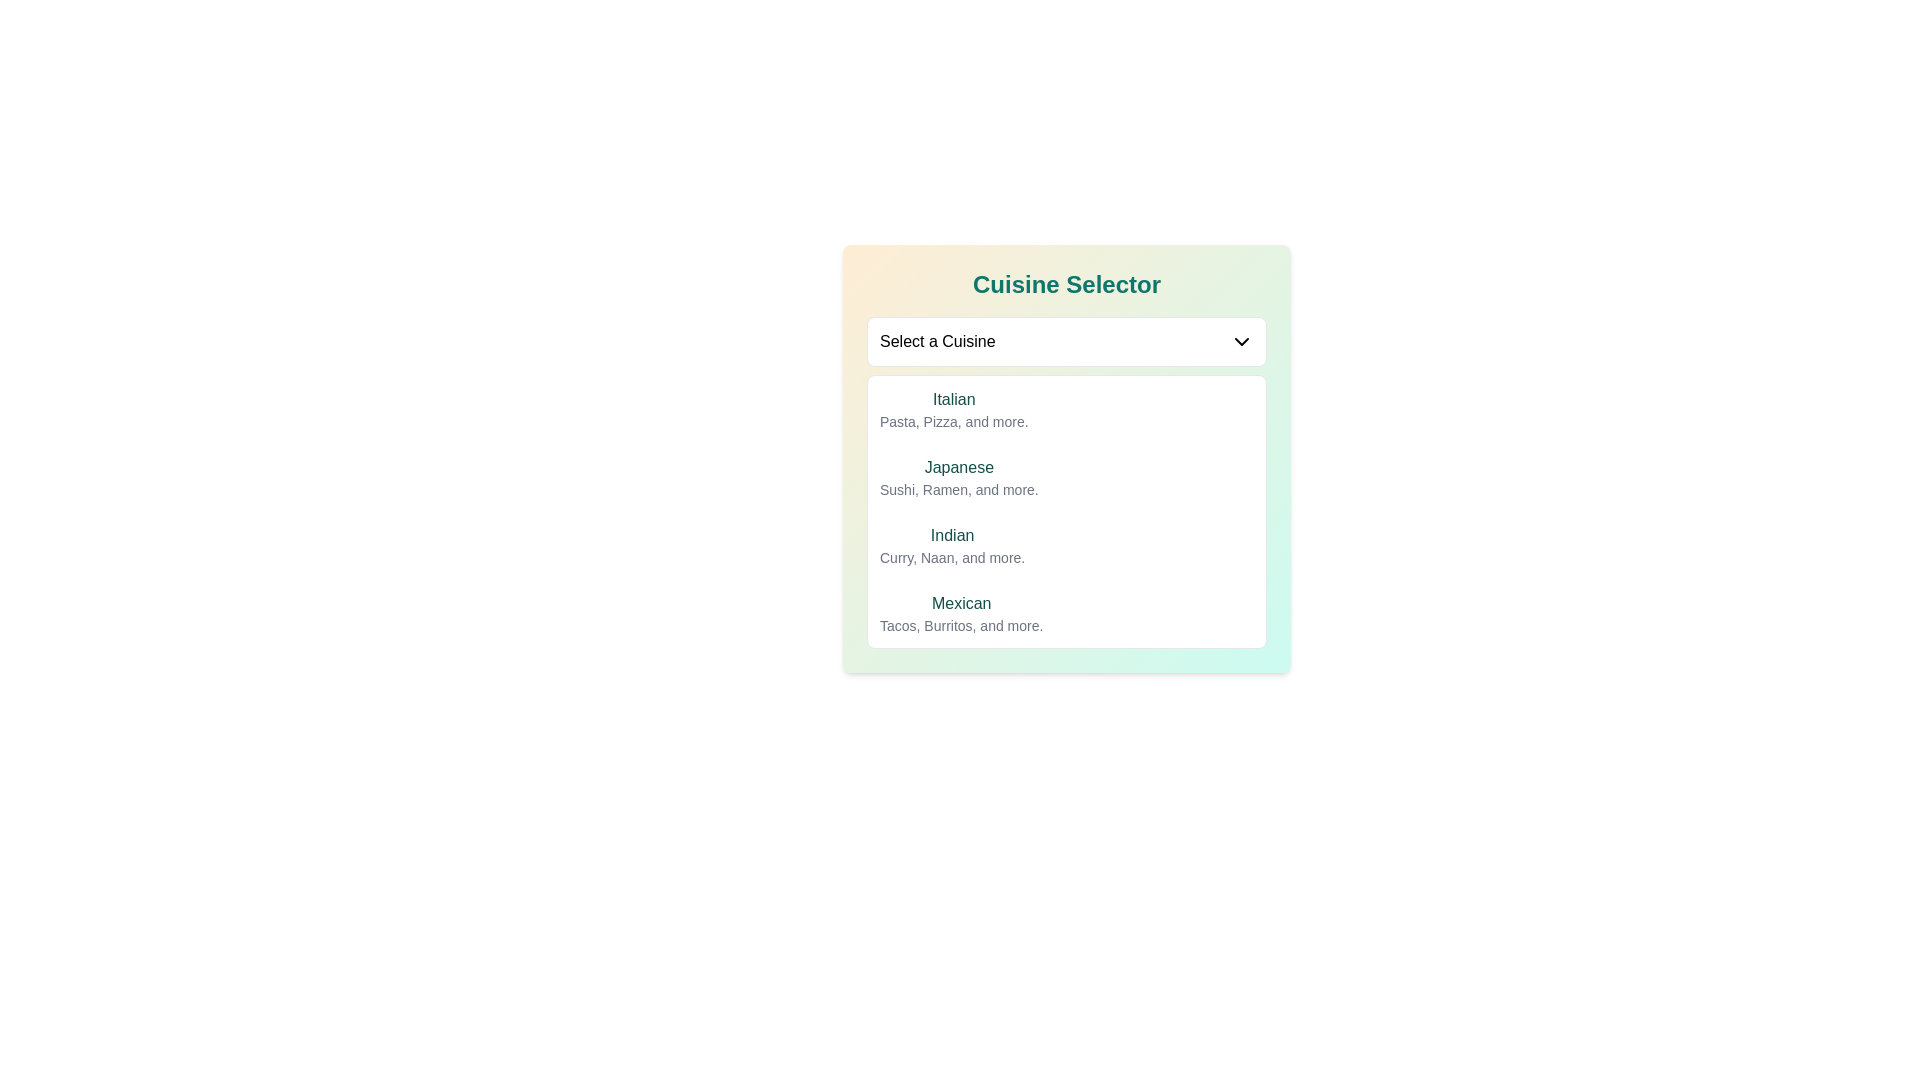  What do you see at coordinates (1065, 408) in the screenshot?
I see `the first list item displaying 'Italian' in the Cuisine Selector` at bounding box center [1065, 408].